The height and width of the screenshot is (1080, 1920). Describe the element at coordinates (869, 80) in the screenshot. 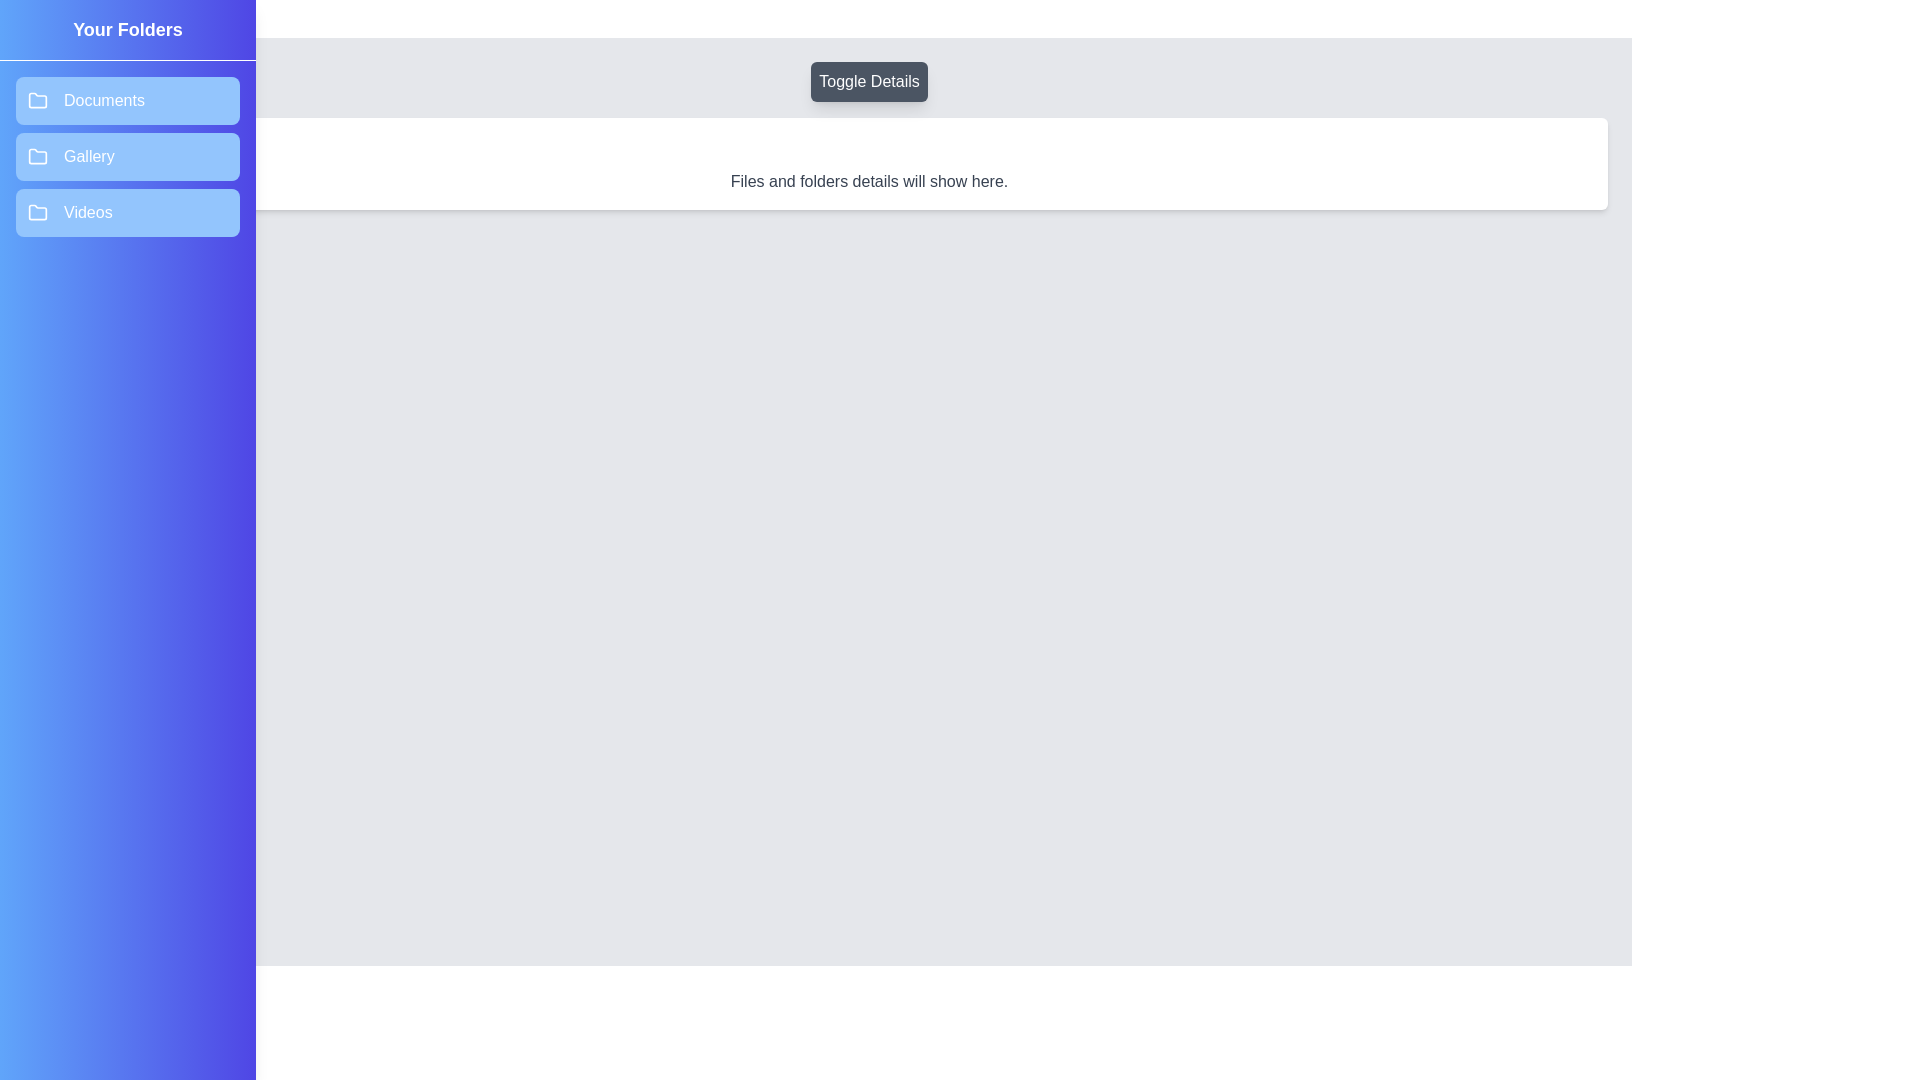

I see `the 'Toggle Details' button to toggle the visibility of the details section` at that location.